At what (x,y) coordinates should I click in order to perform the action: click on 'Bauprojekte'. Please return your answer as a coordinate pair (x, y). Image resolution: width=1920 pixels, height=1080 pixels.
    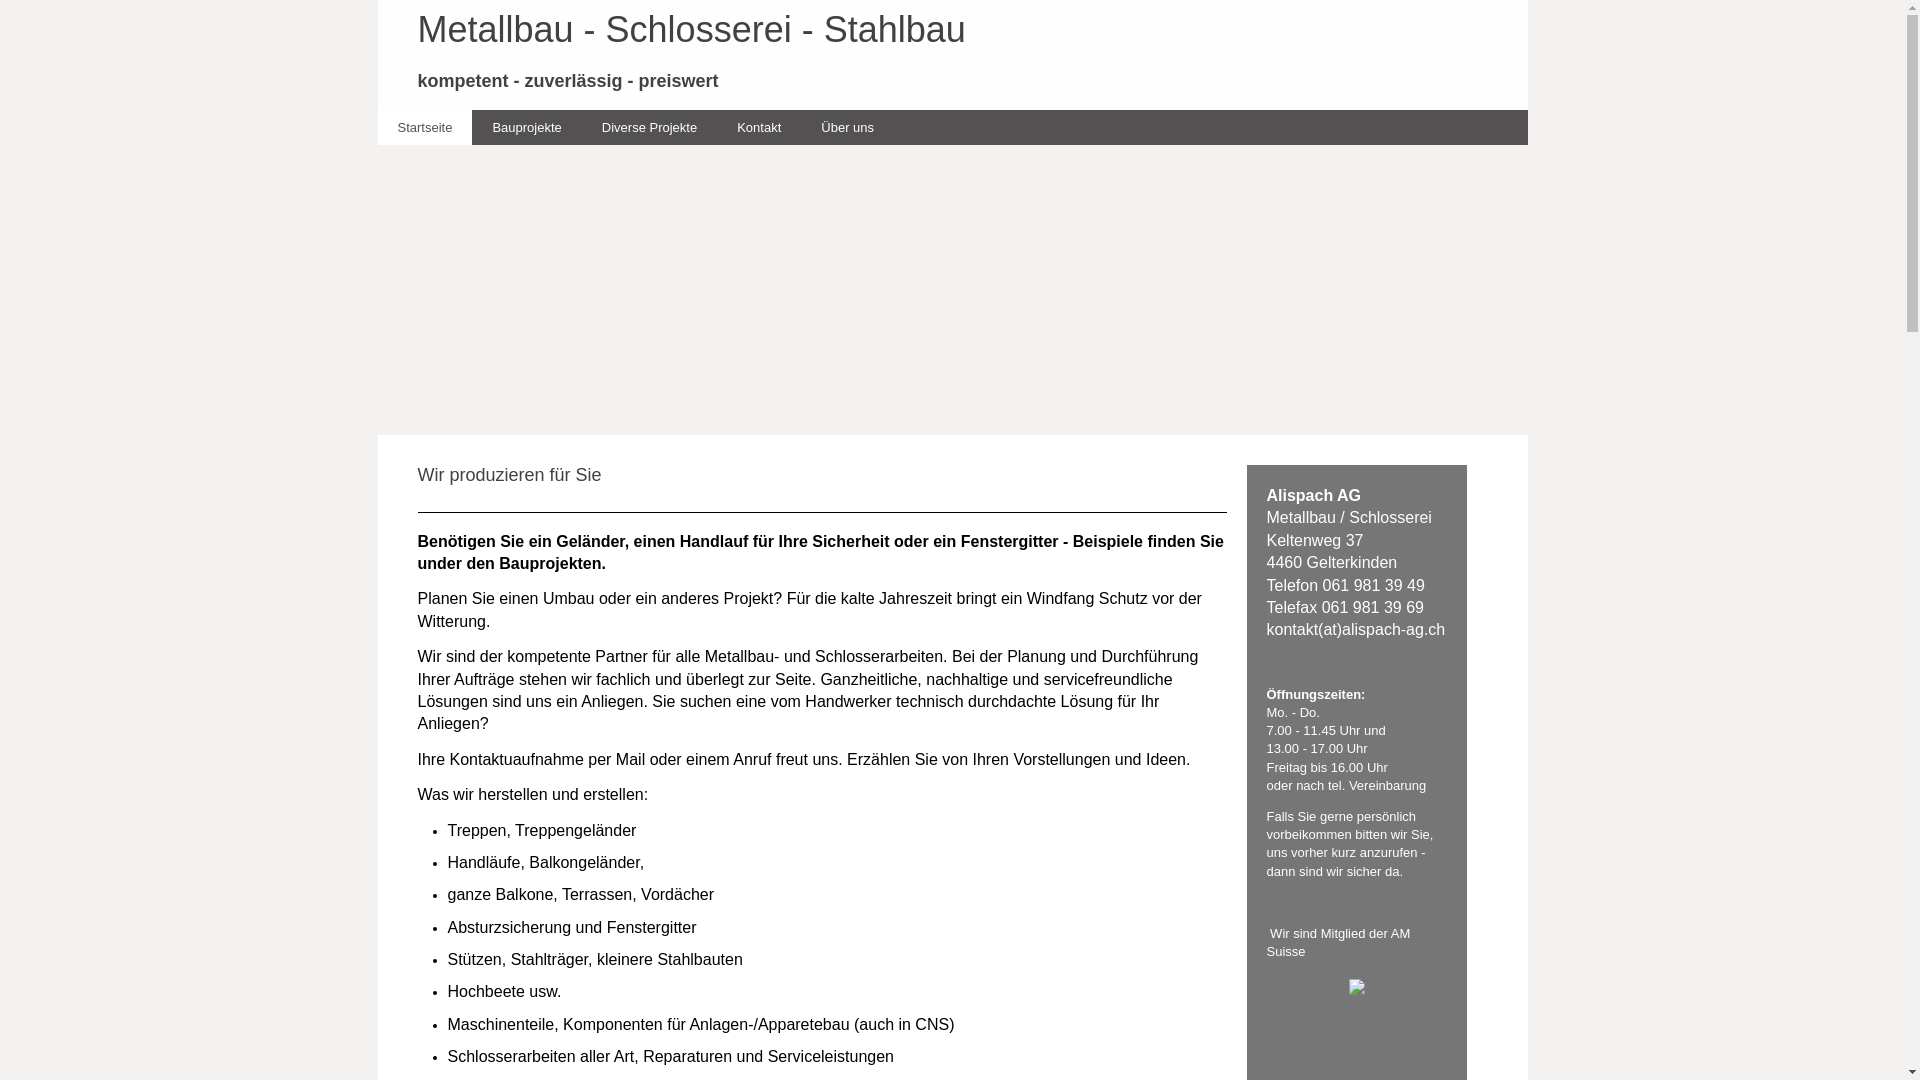
    Looking at the image, I should click on (526, 127).